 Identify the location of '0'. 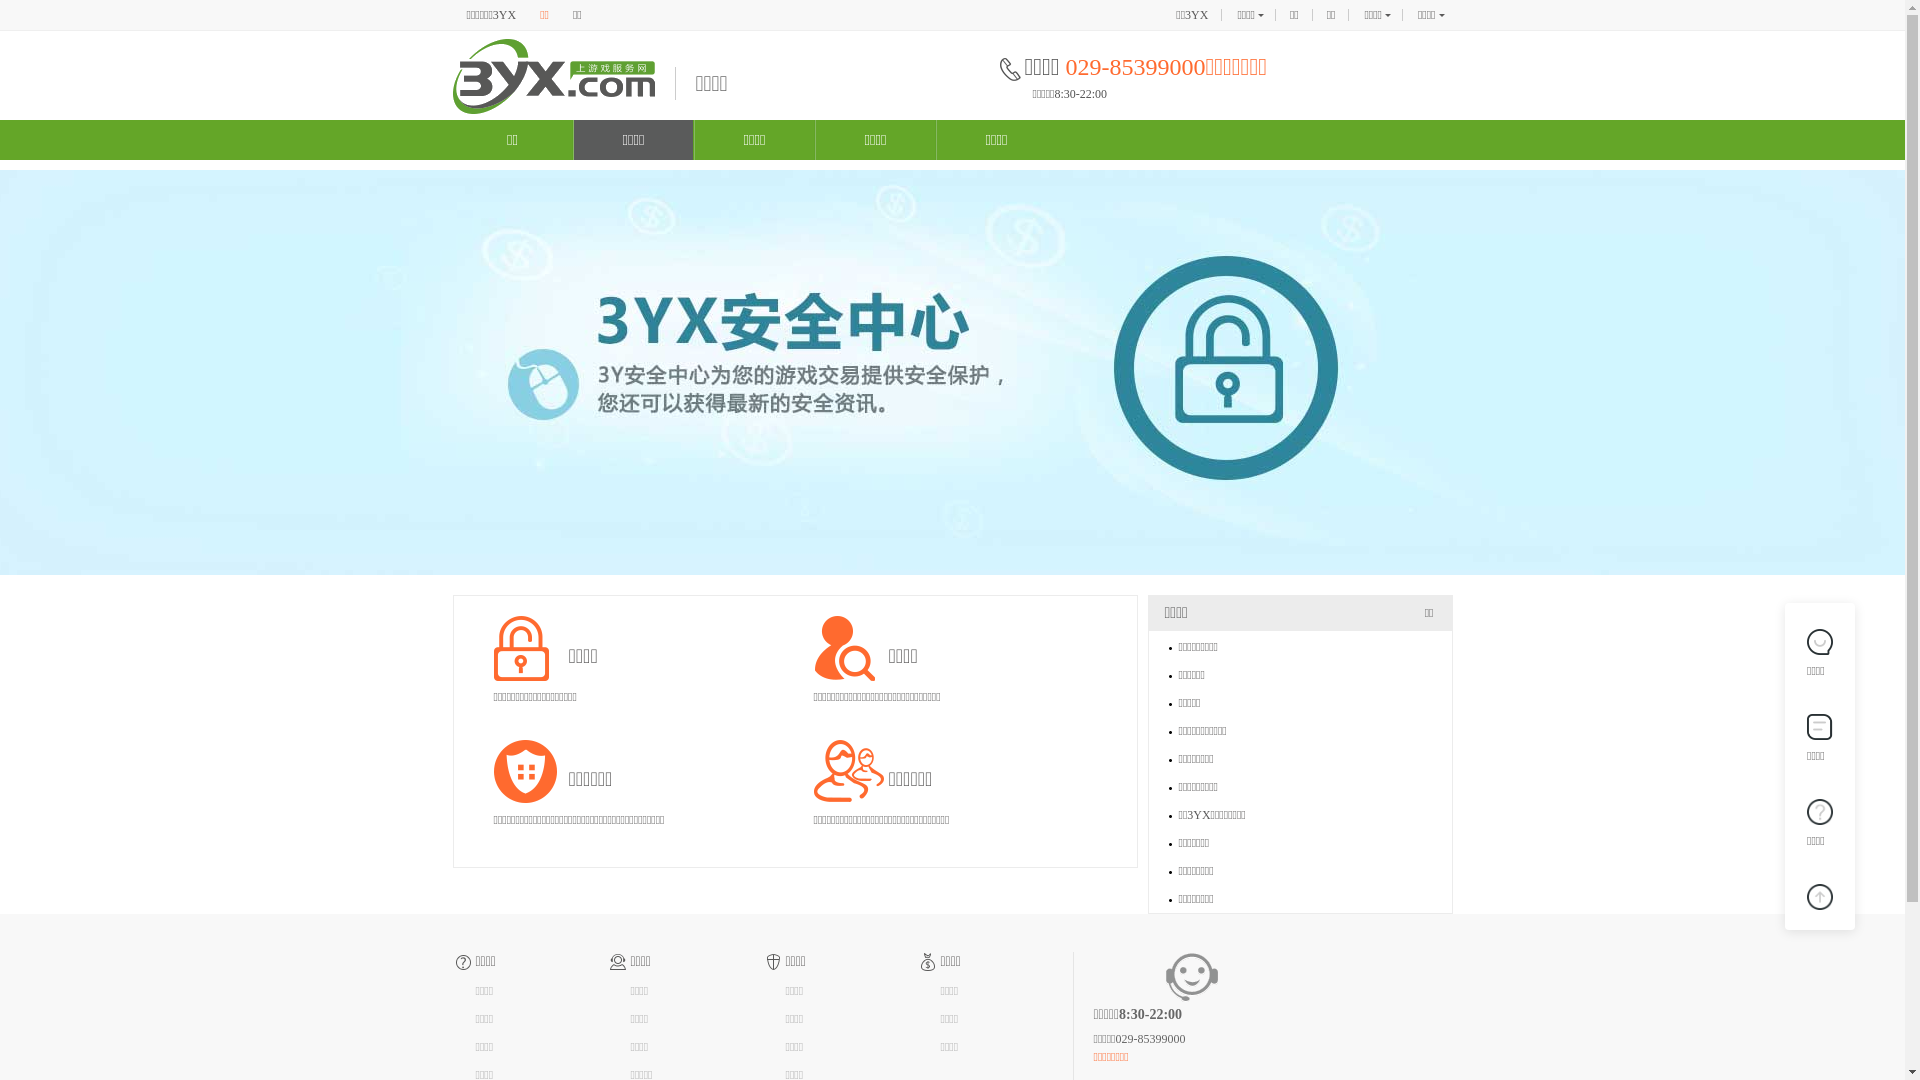
(1819, 893).